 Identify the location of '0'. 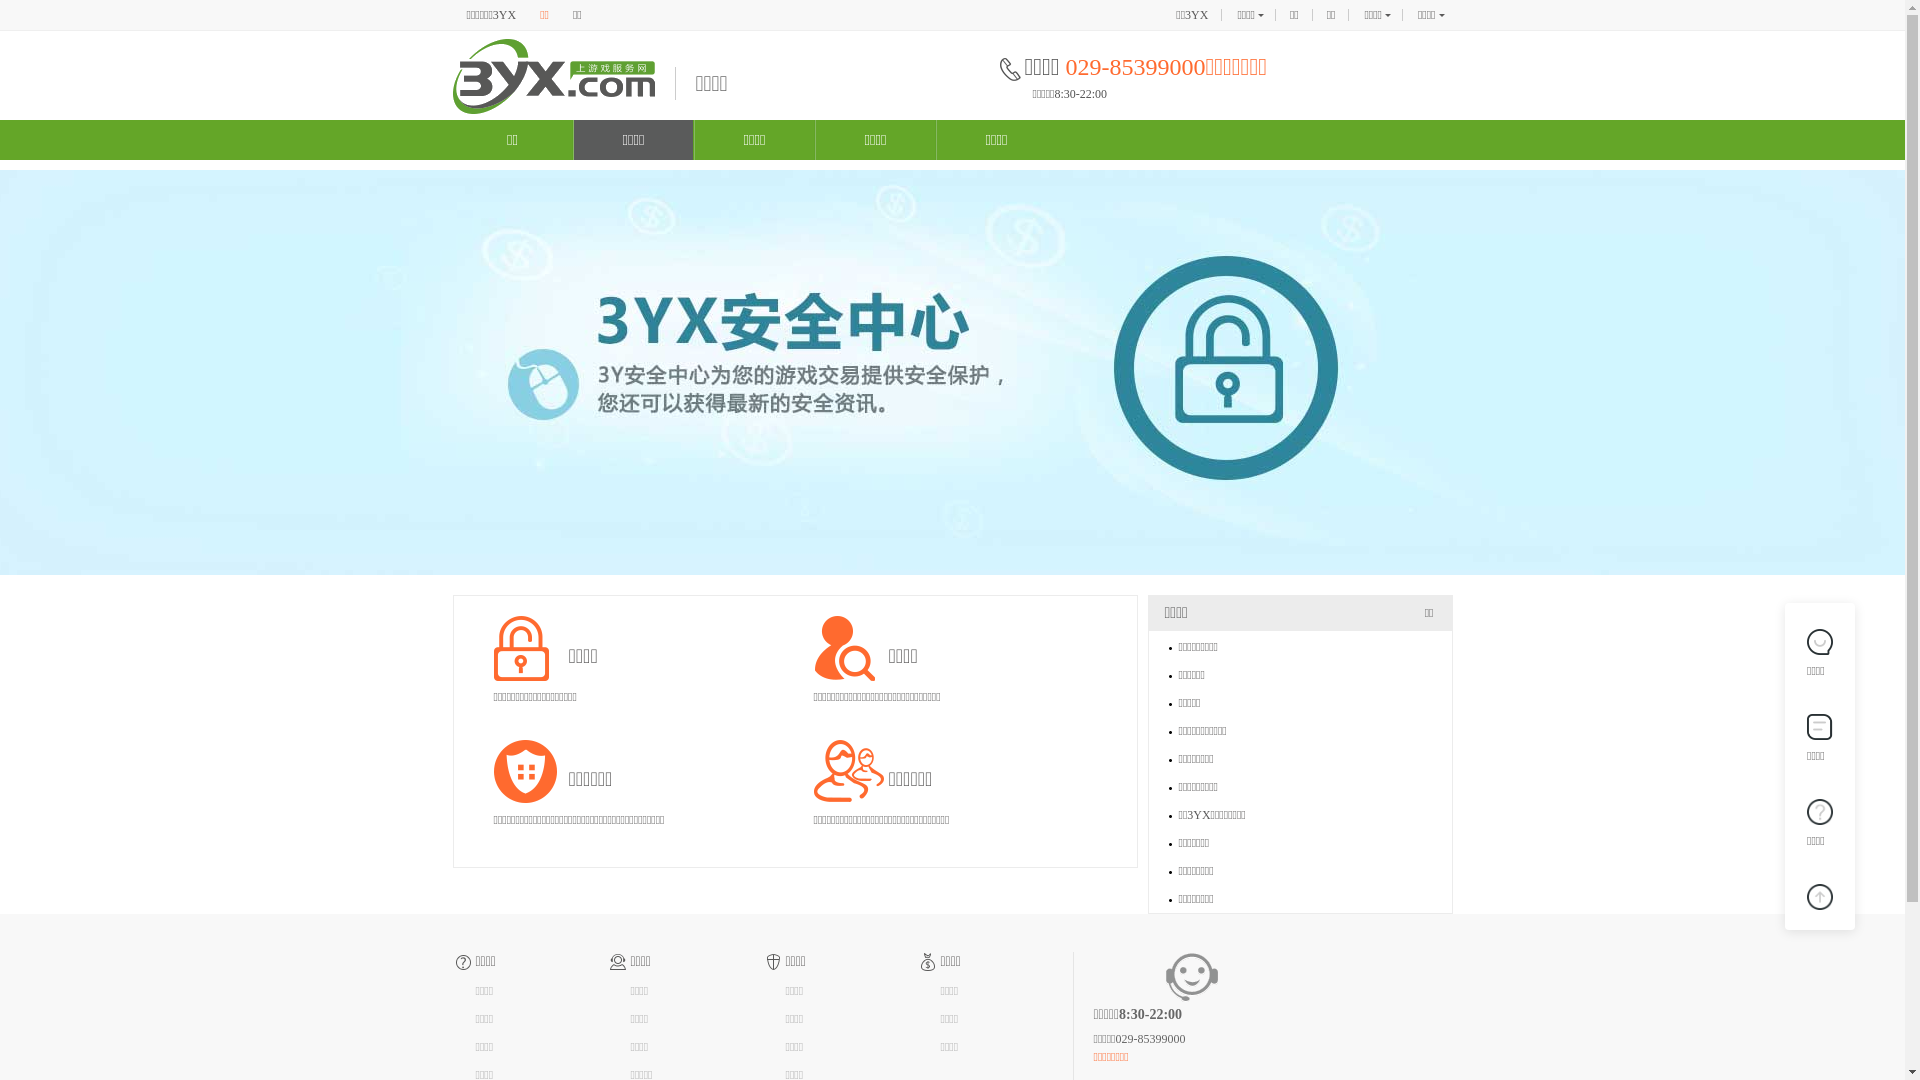
(1819, 893).